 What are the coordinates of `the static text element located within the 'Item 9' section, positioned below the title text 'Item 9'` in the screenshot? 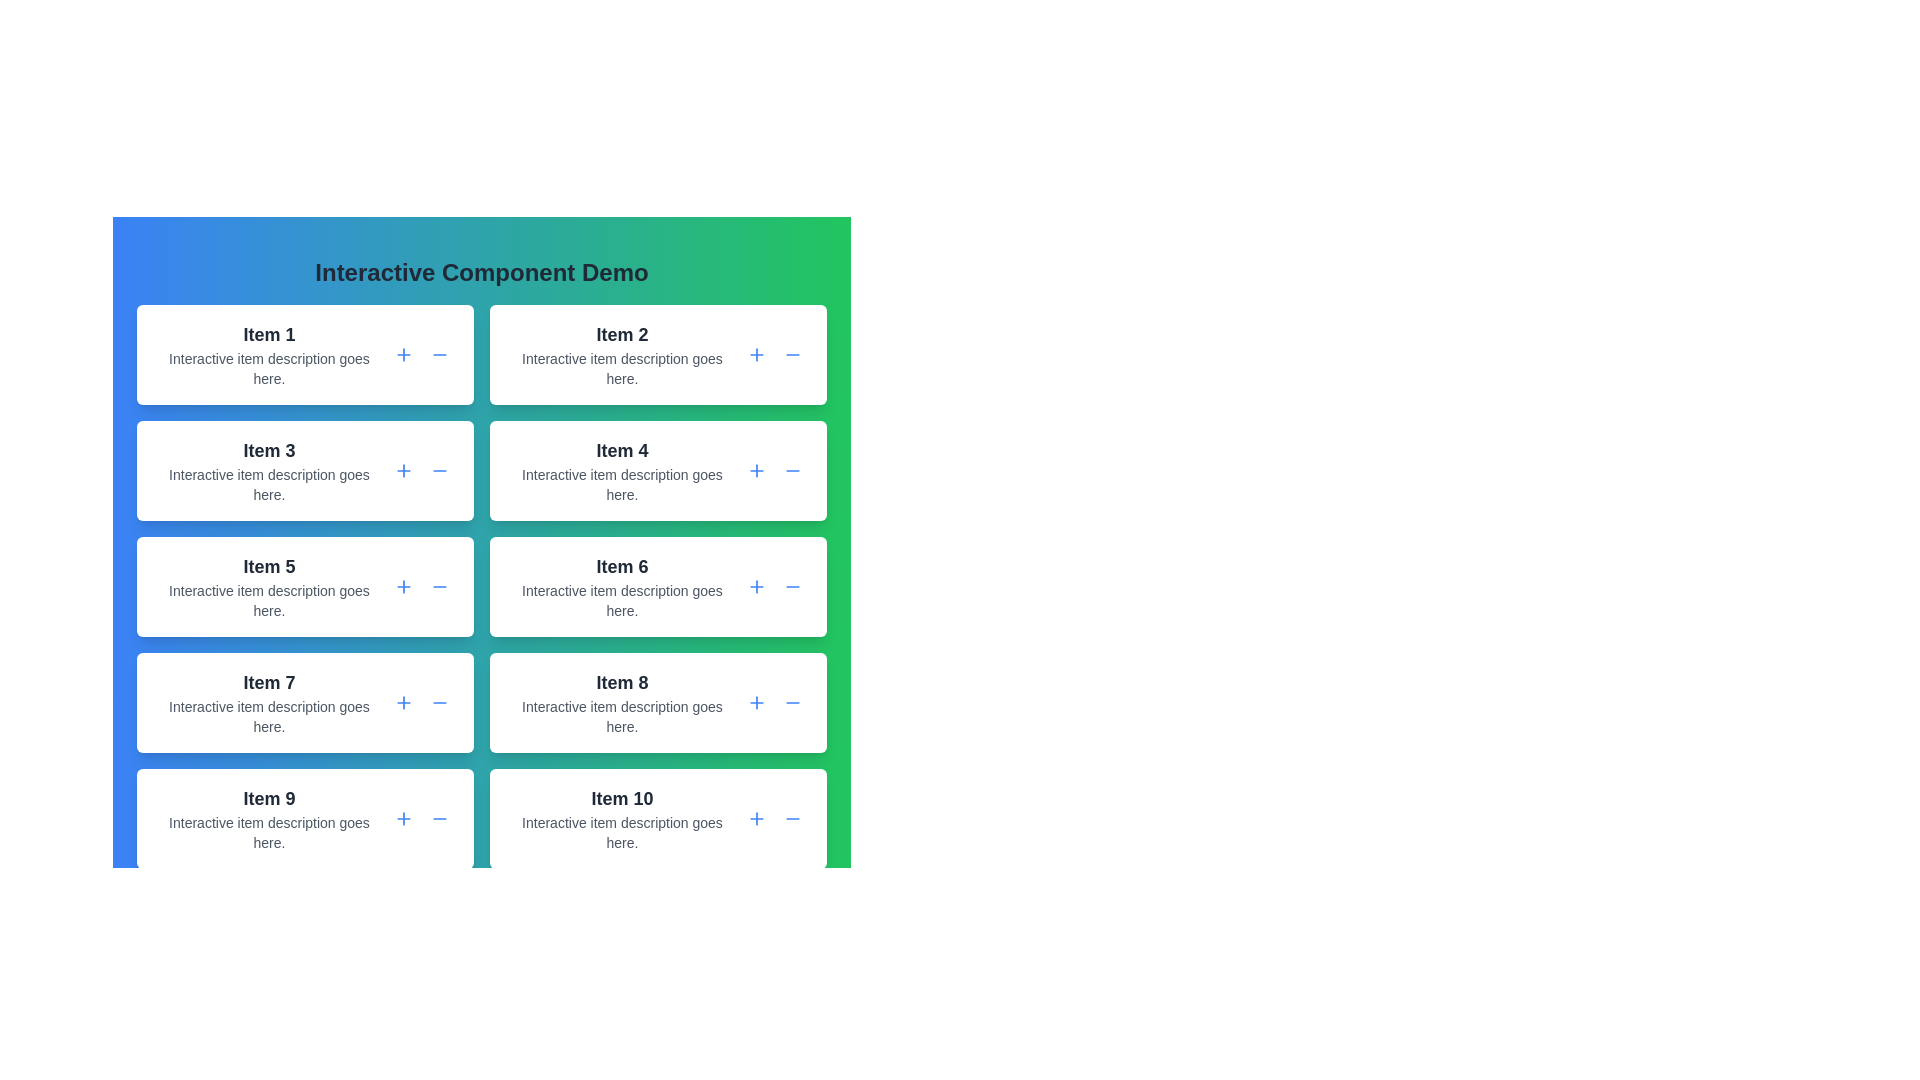 It's located at (268, 833).